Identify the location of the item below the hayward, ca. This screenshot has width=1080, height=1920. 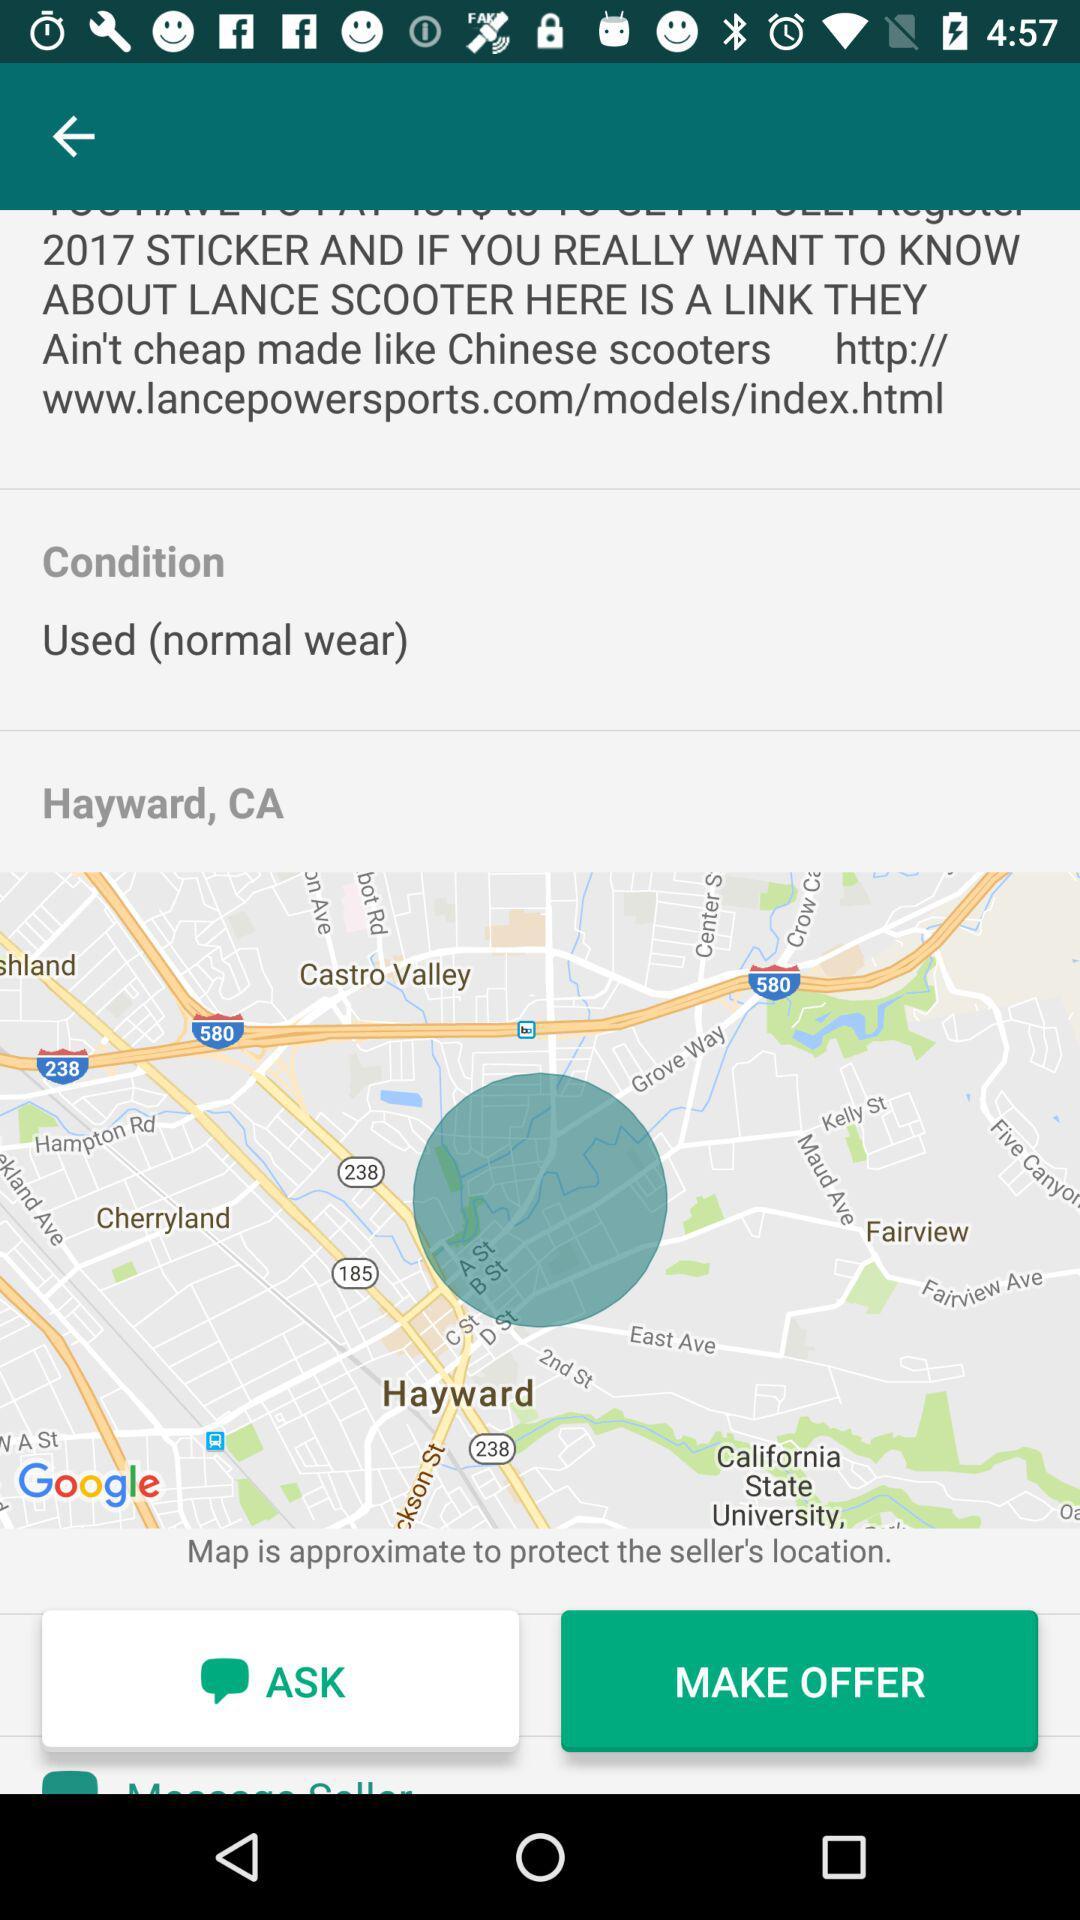
(540, 1200).